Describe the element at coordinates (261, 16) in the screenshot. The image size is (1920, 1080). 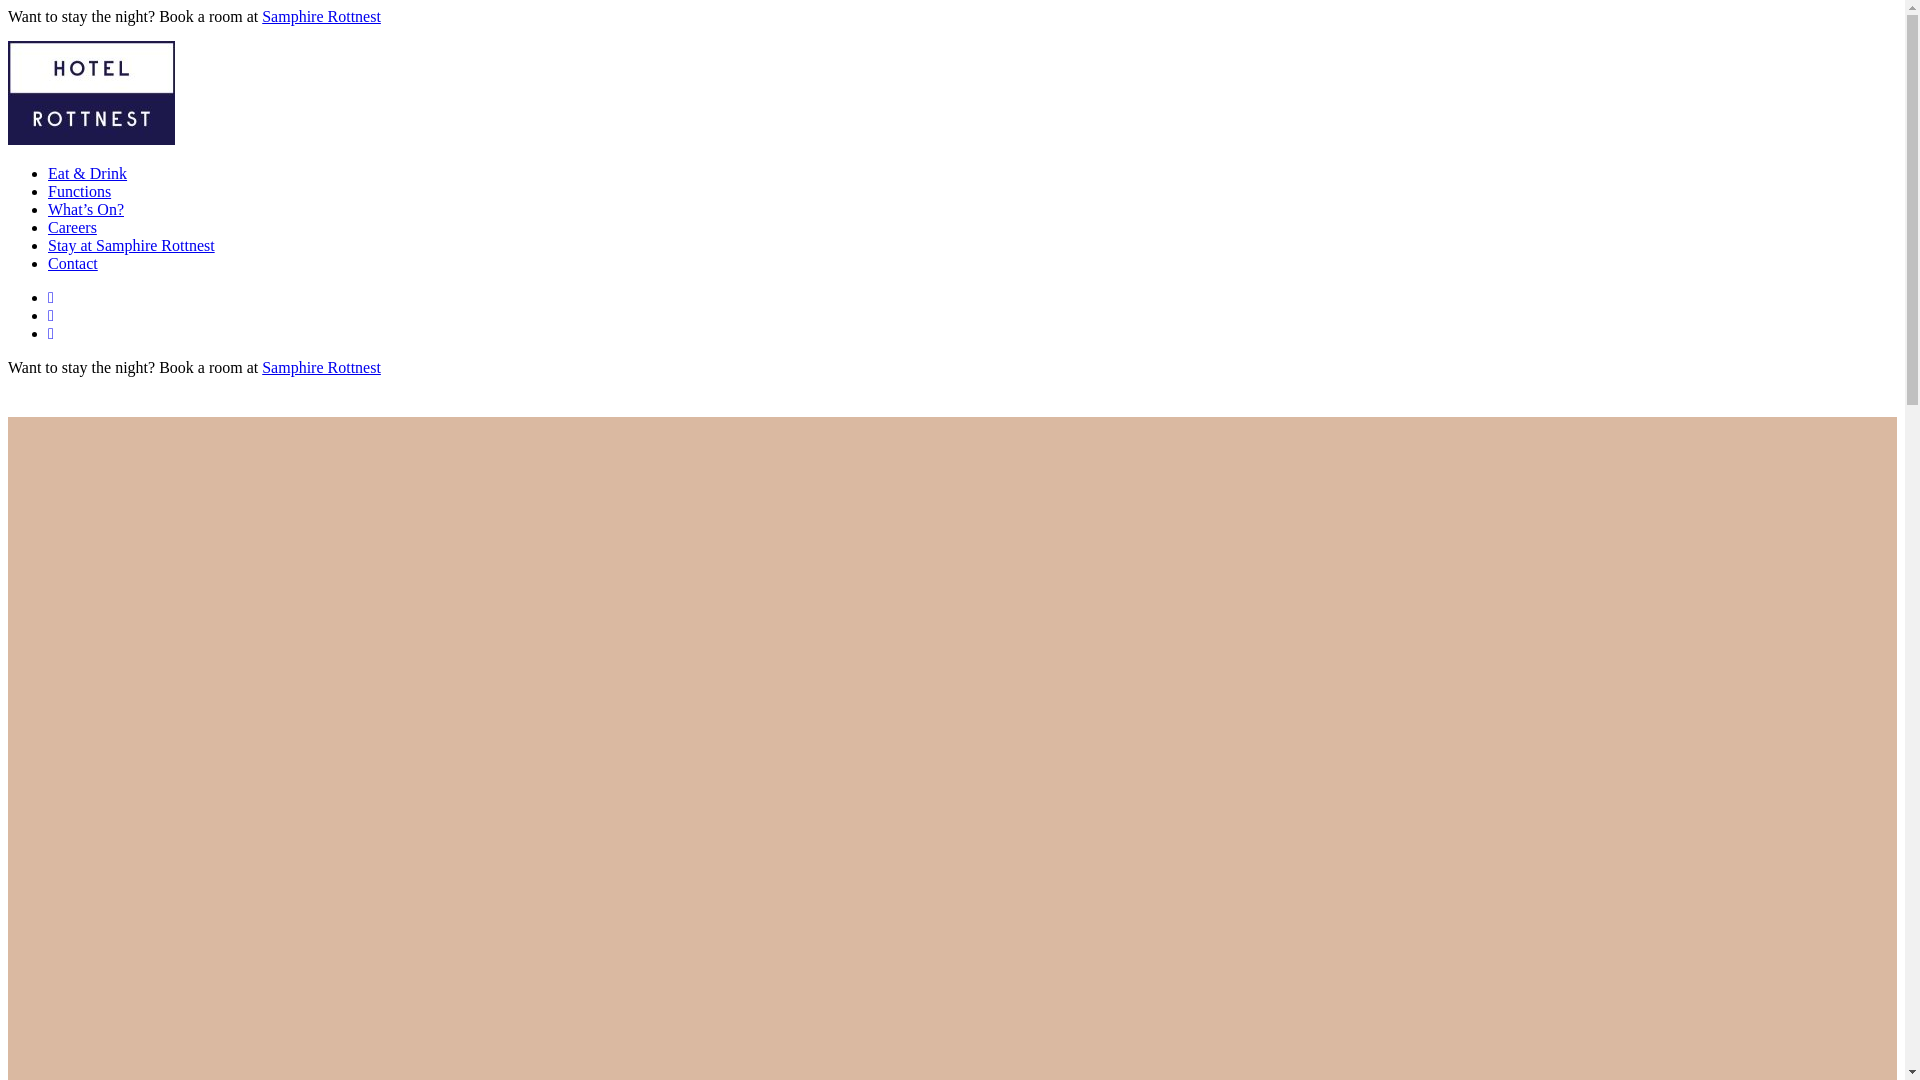
I see `'Samphire Rottnest'` at that location.